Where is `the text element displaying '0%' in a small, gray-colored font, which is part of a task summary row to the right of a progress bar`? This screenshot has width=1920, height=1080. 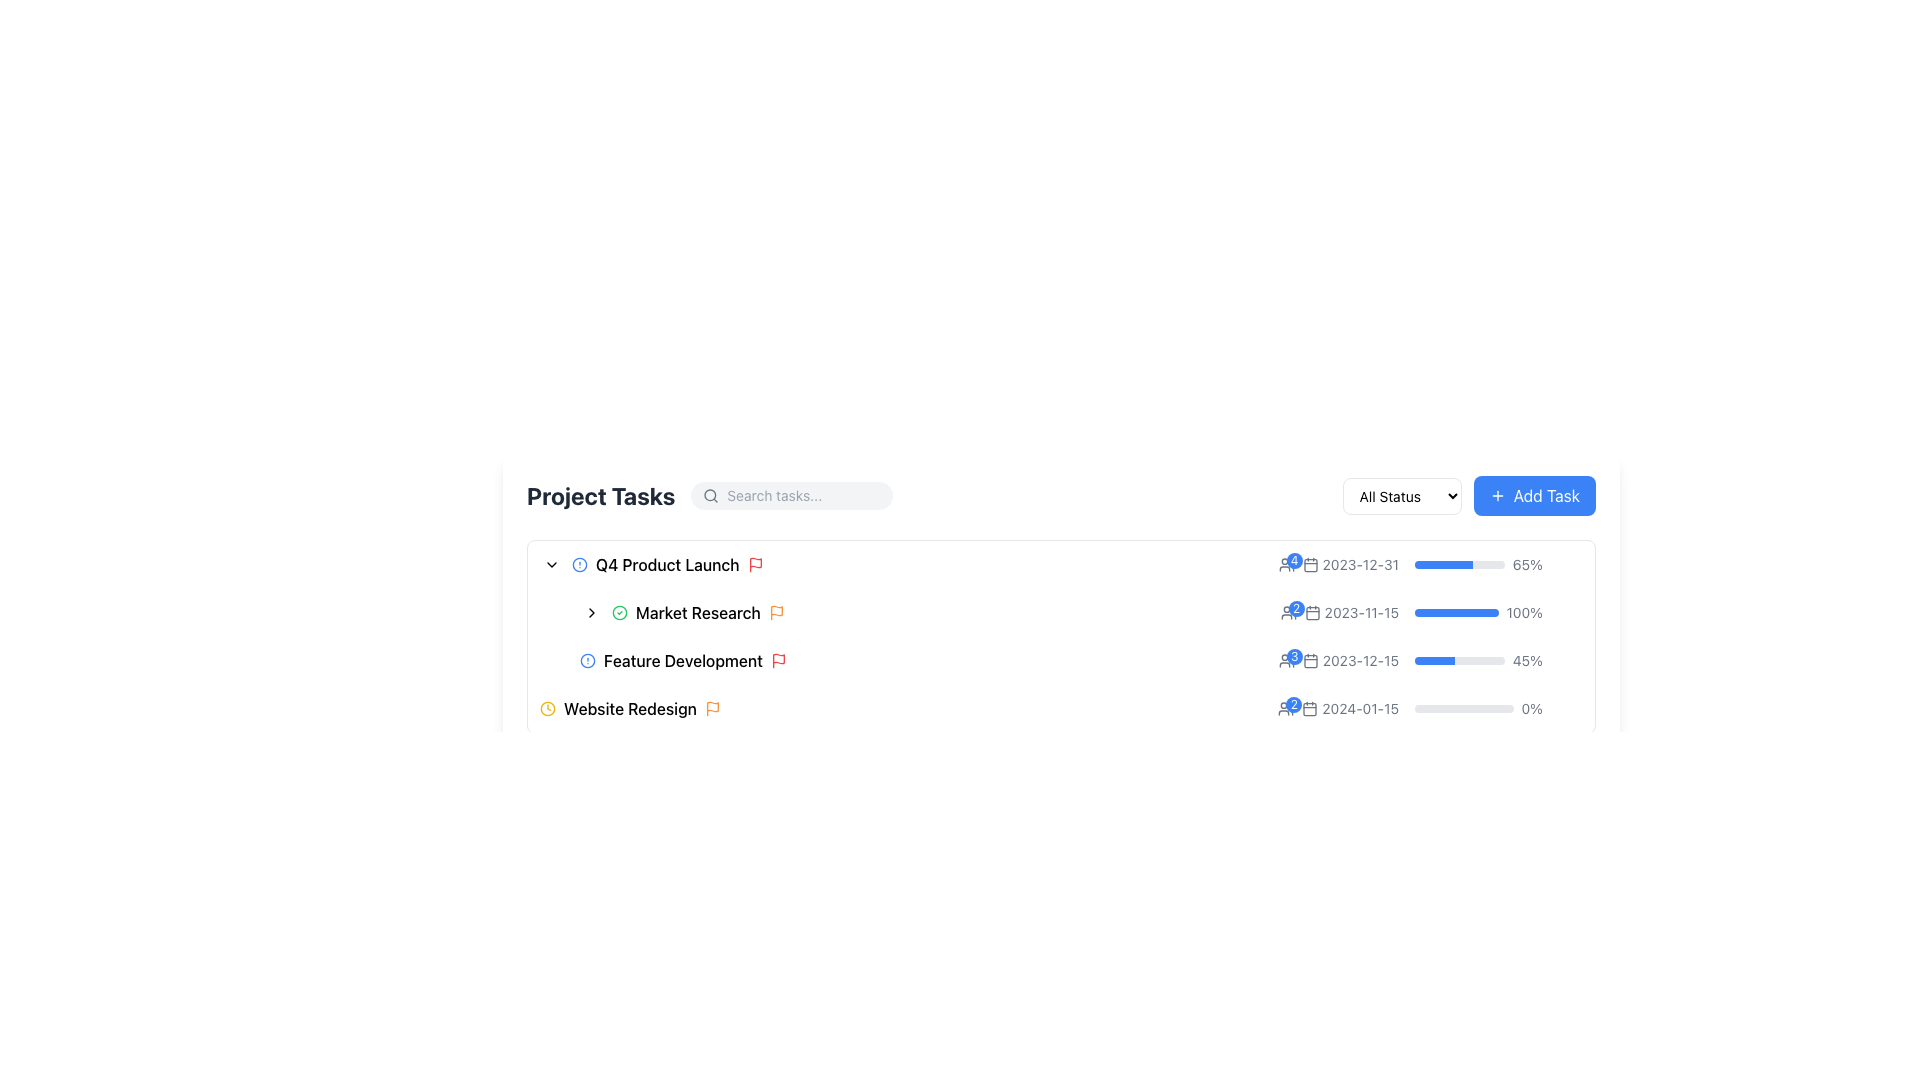
the text element displaying '0%' in a small, gray-colored font, which is part of a task summary row to the right of a progress bar is located at coordinates (1531, 708).